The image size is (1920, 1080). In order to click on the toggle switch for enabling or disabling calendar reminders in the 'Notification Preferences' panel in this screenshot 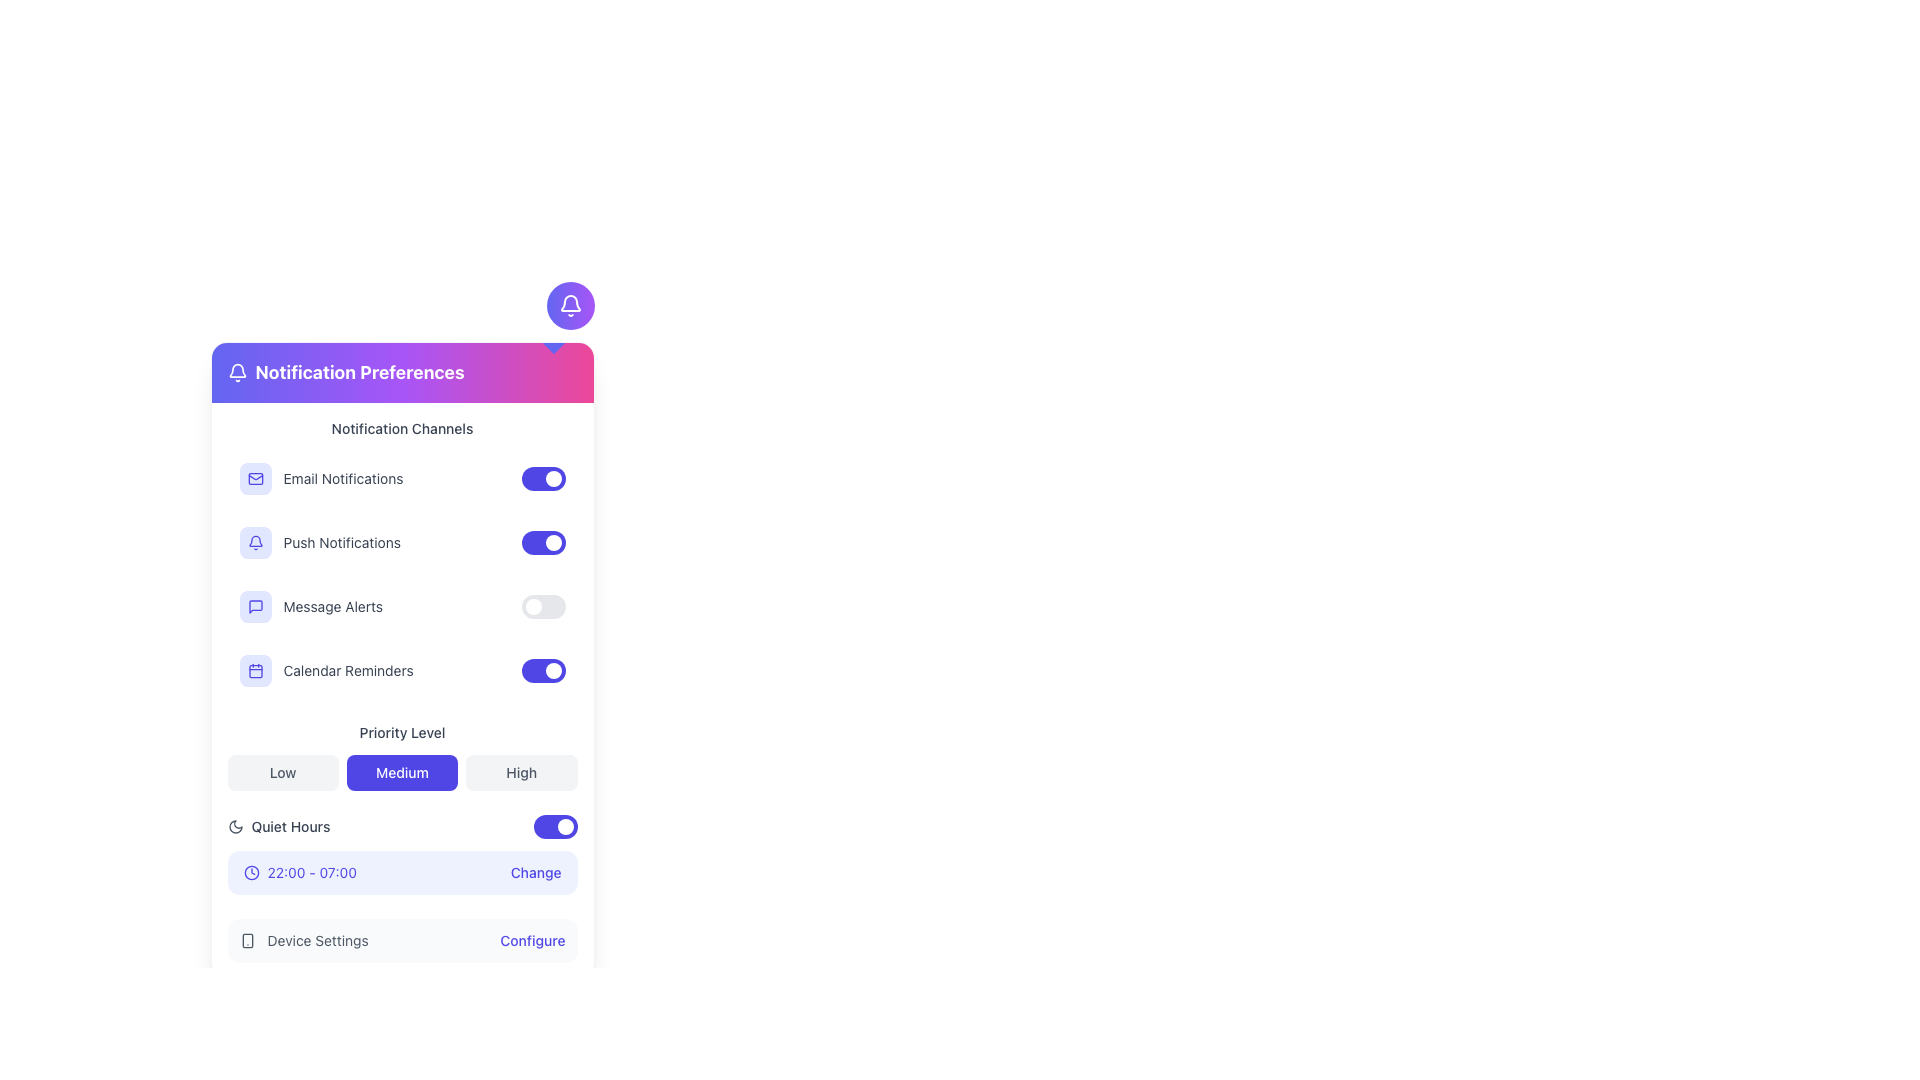, I will do `click(543, 671)`.